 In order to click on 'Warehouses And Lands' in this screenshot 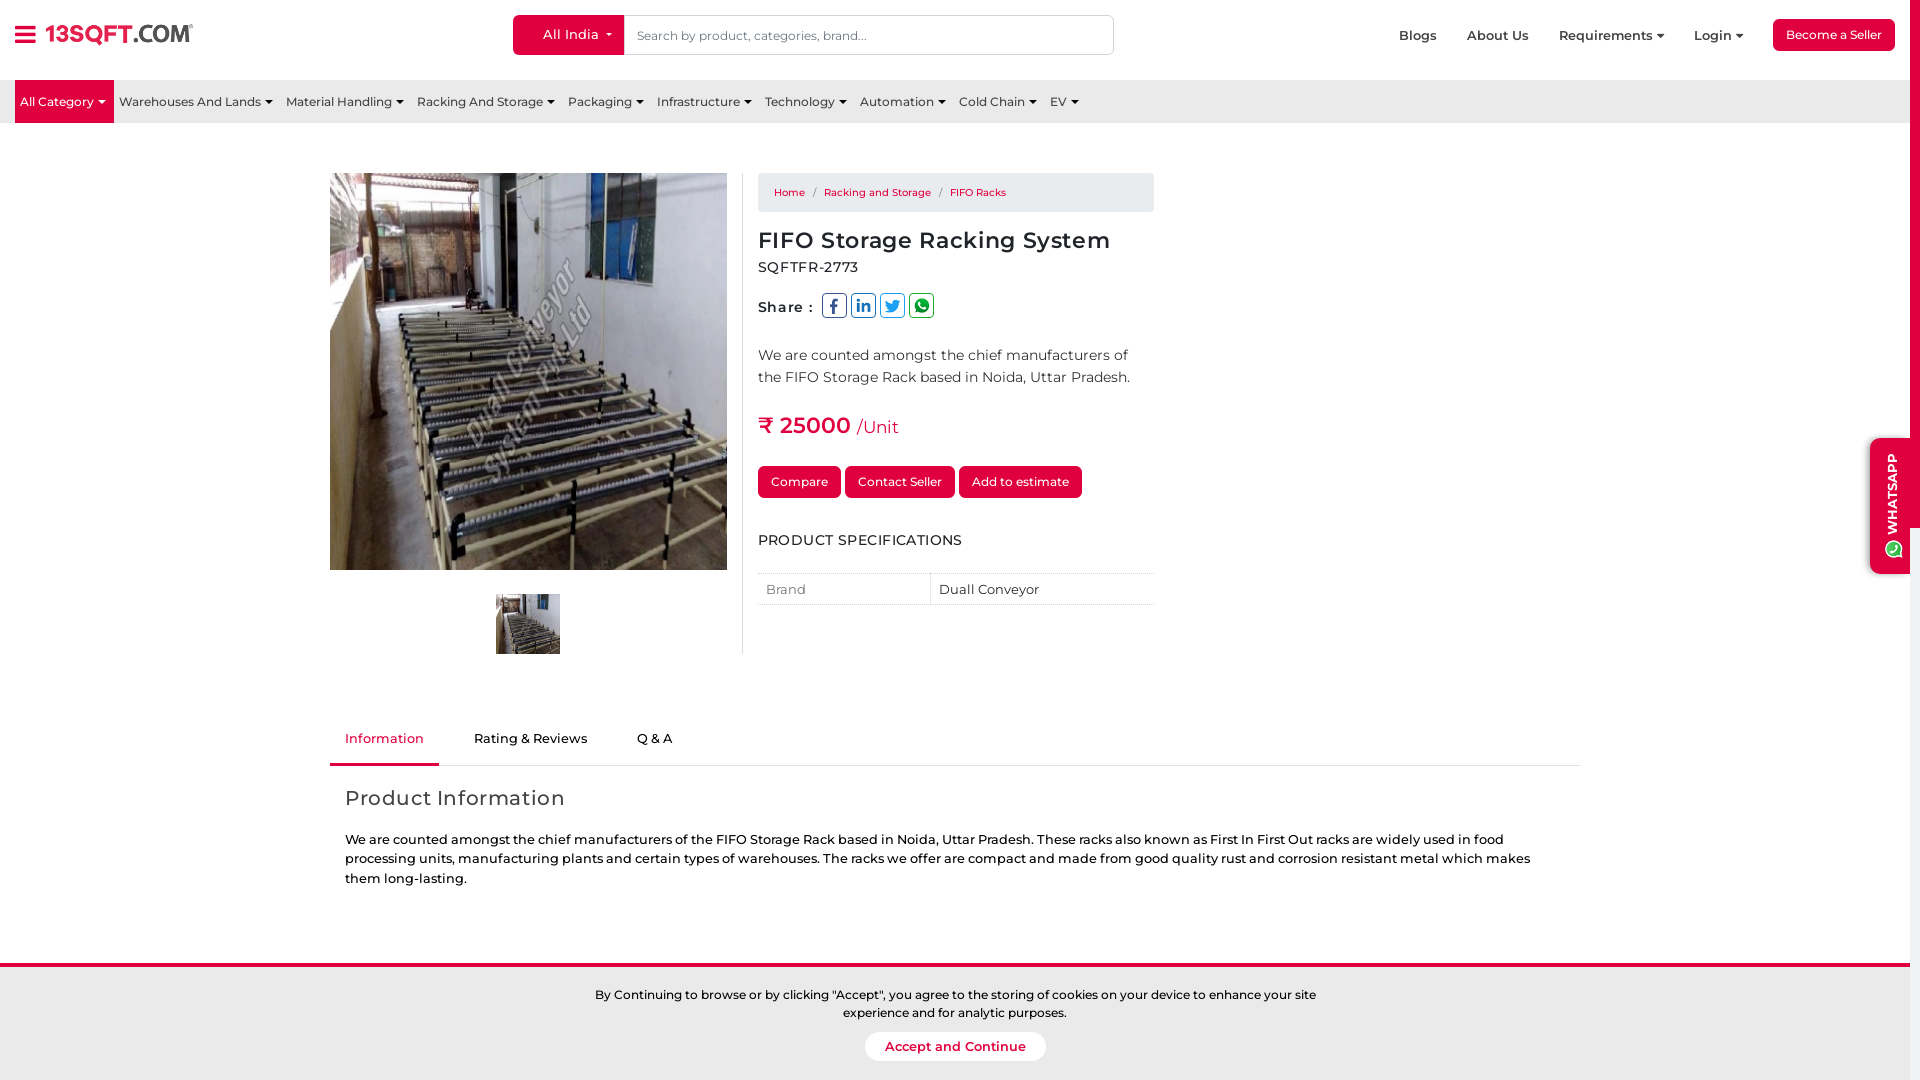, I will do `click(197, 101)`.